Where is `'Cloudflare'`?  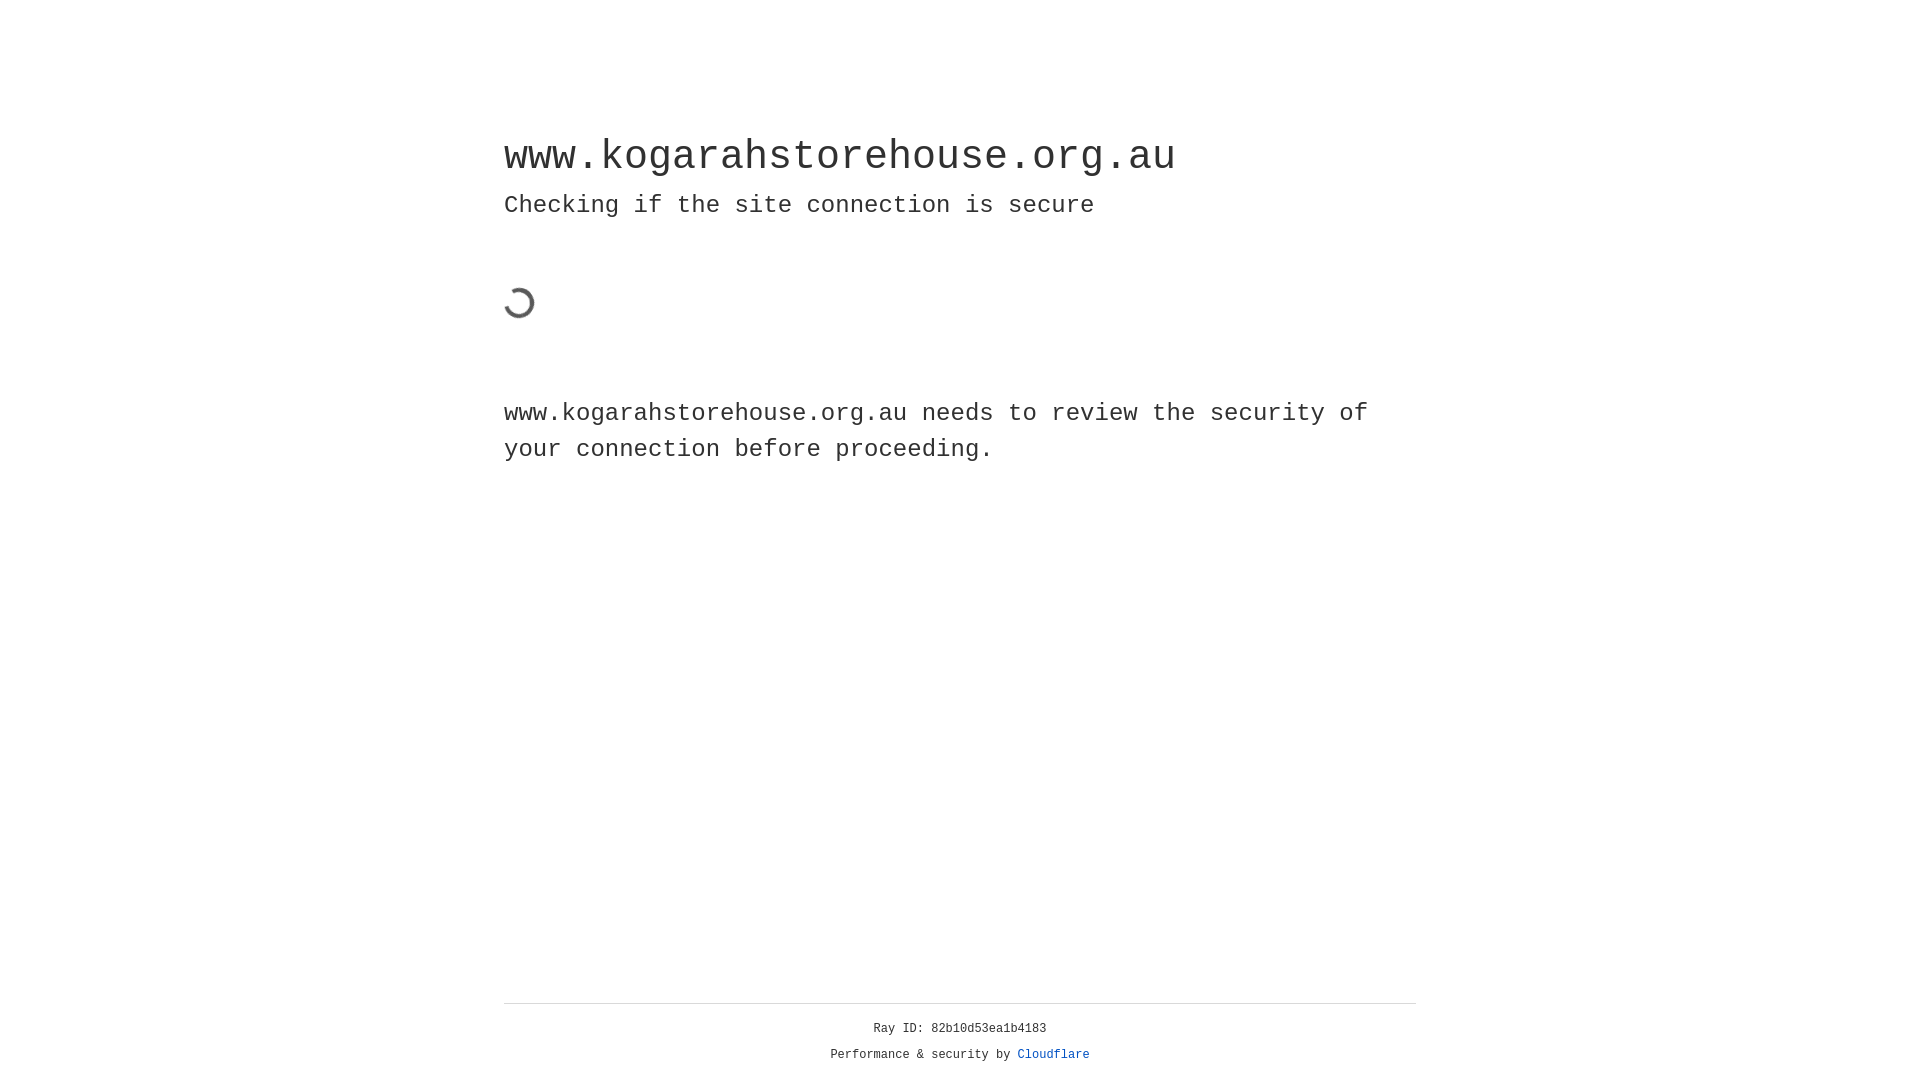
'Cloudflare' is located at coordinates (1053, 1054).